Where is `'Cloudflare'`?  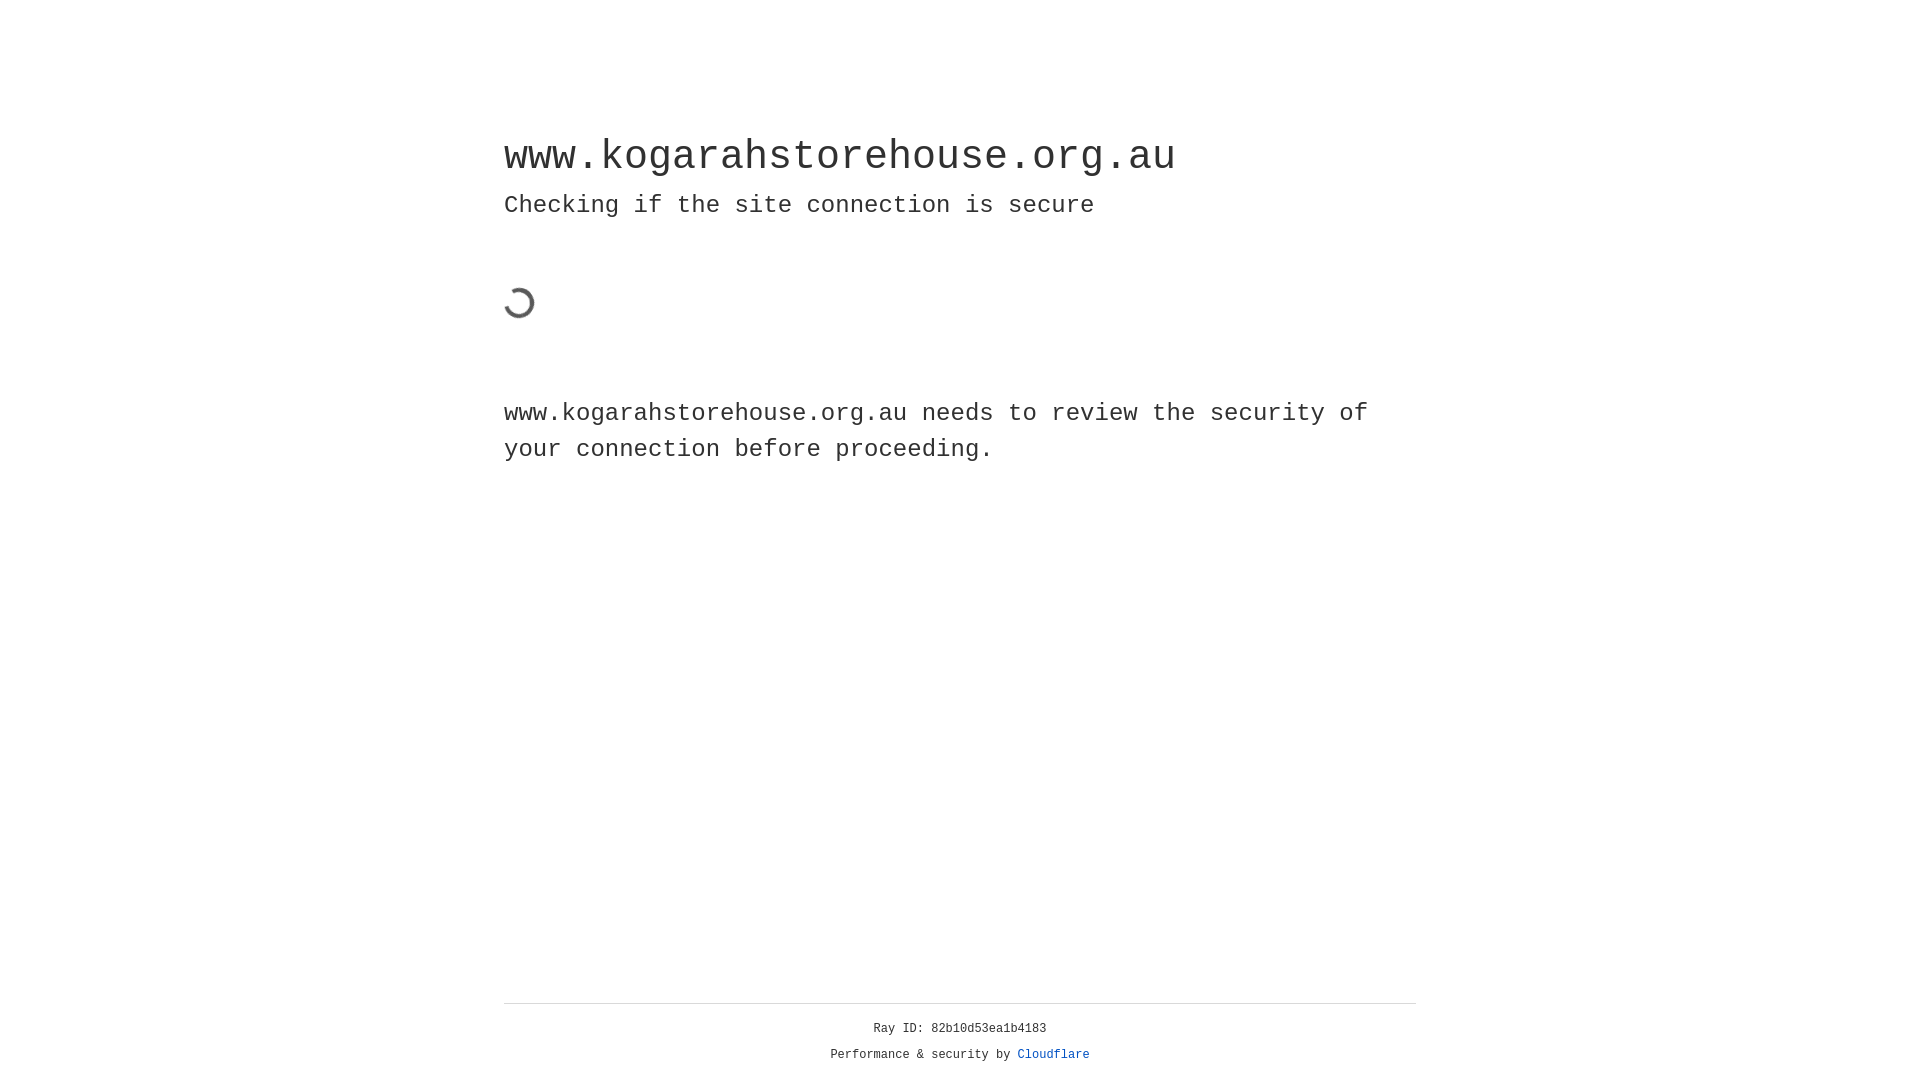
'Cloudflare' is located at coordinates (1053, 1054).